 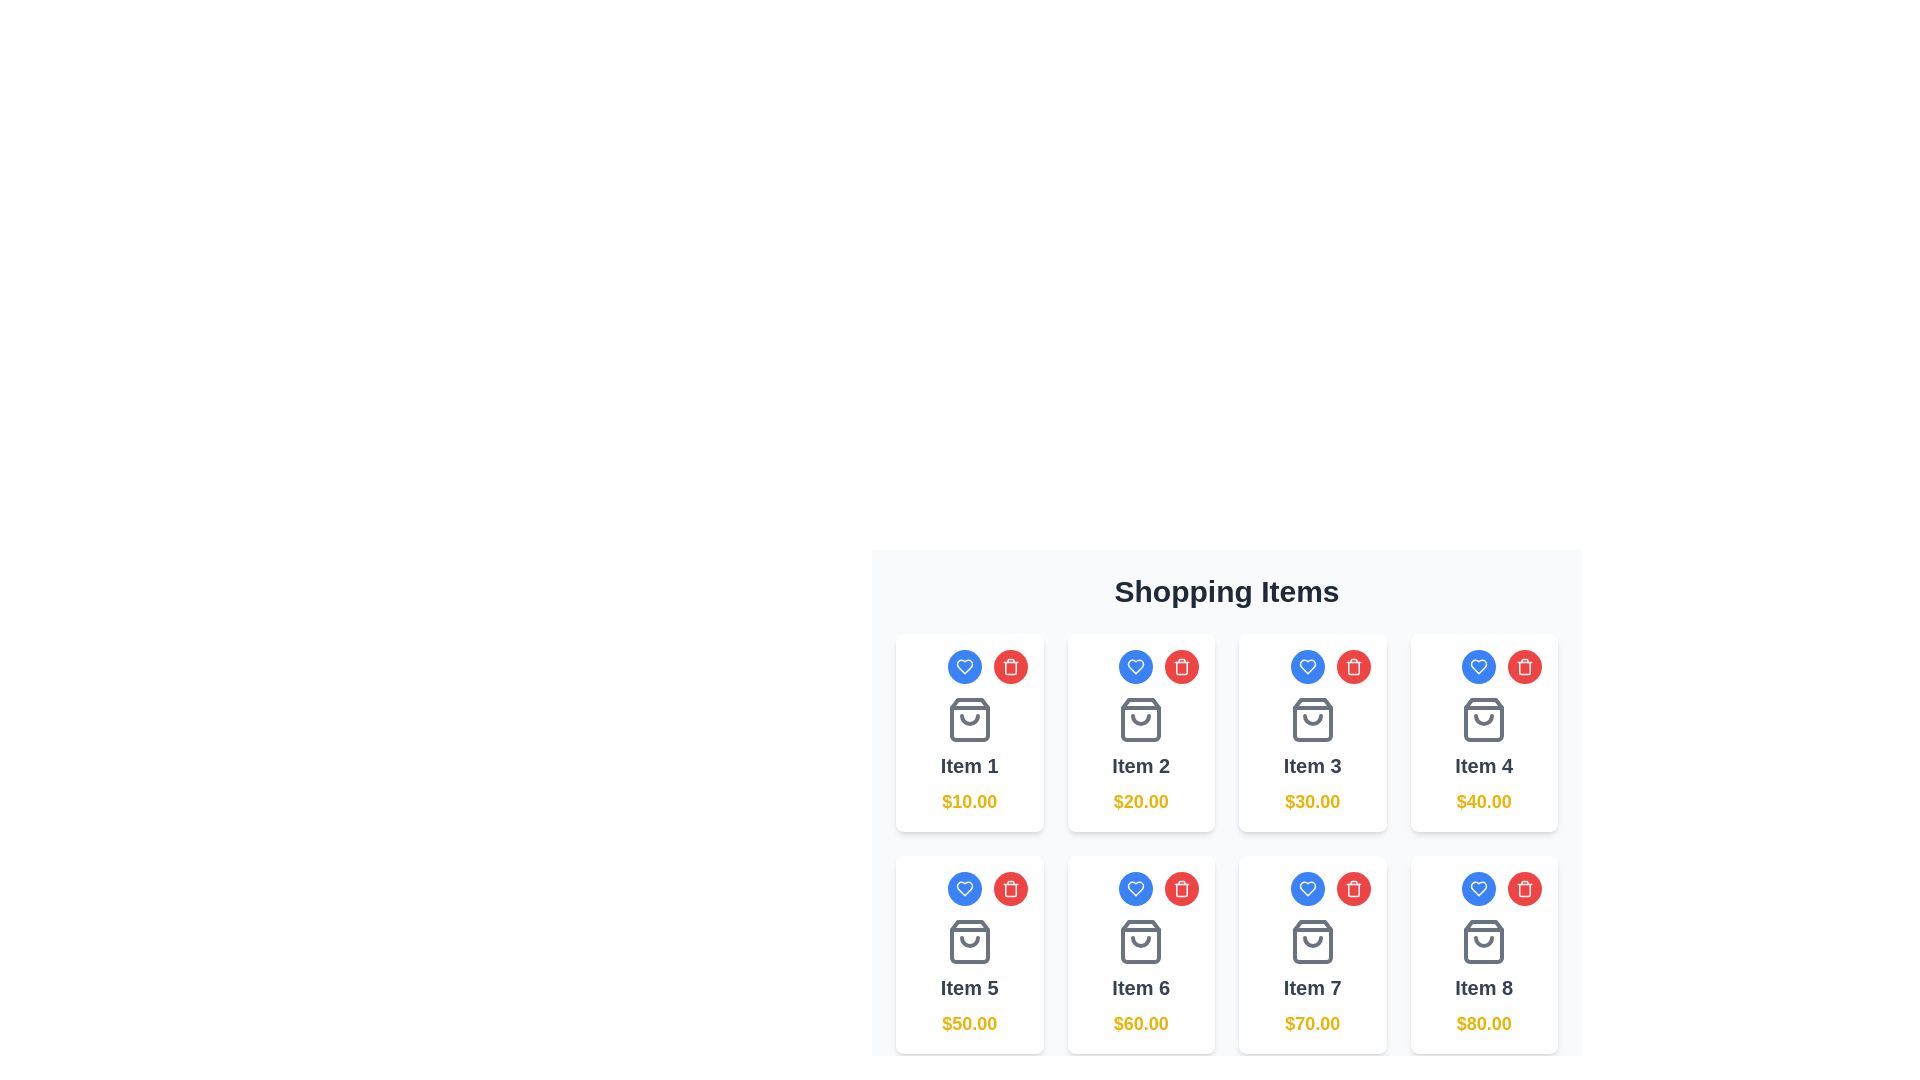 I want to click on the graphical icon component of the shopping bag representing 'Item 5' in the second row, first column of the item grid, so click(x=969, y=941).